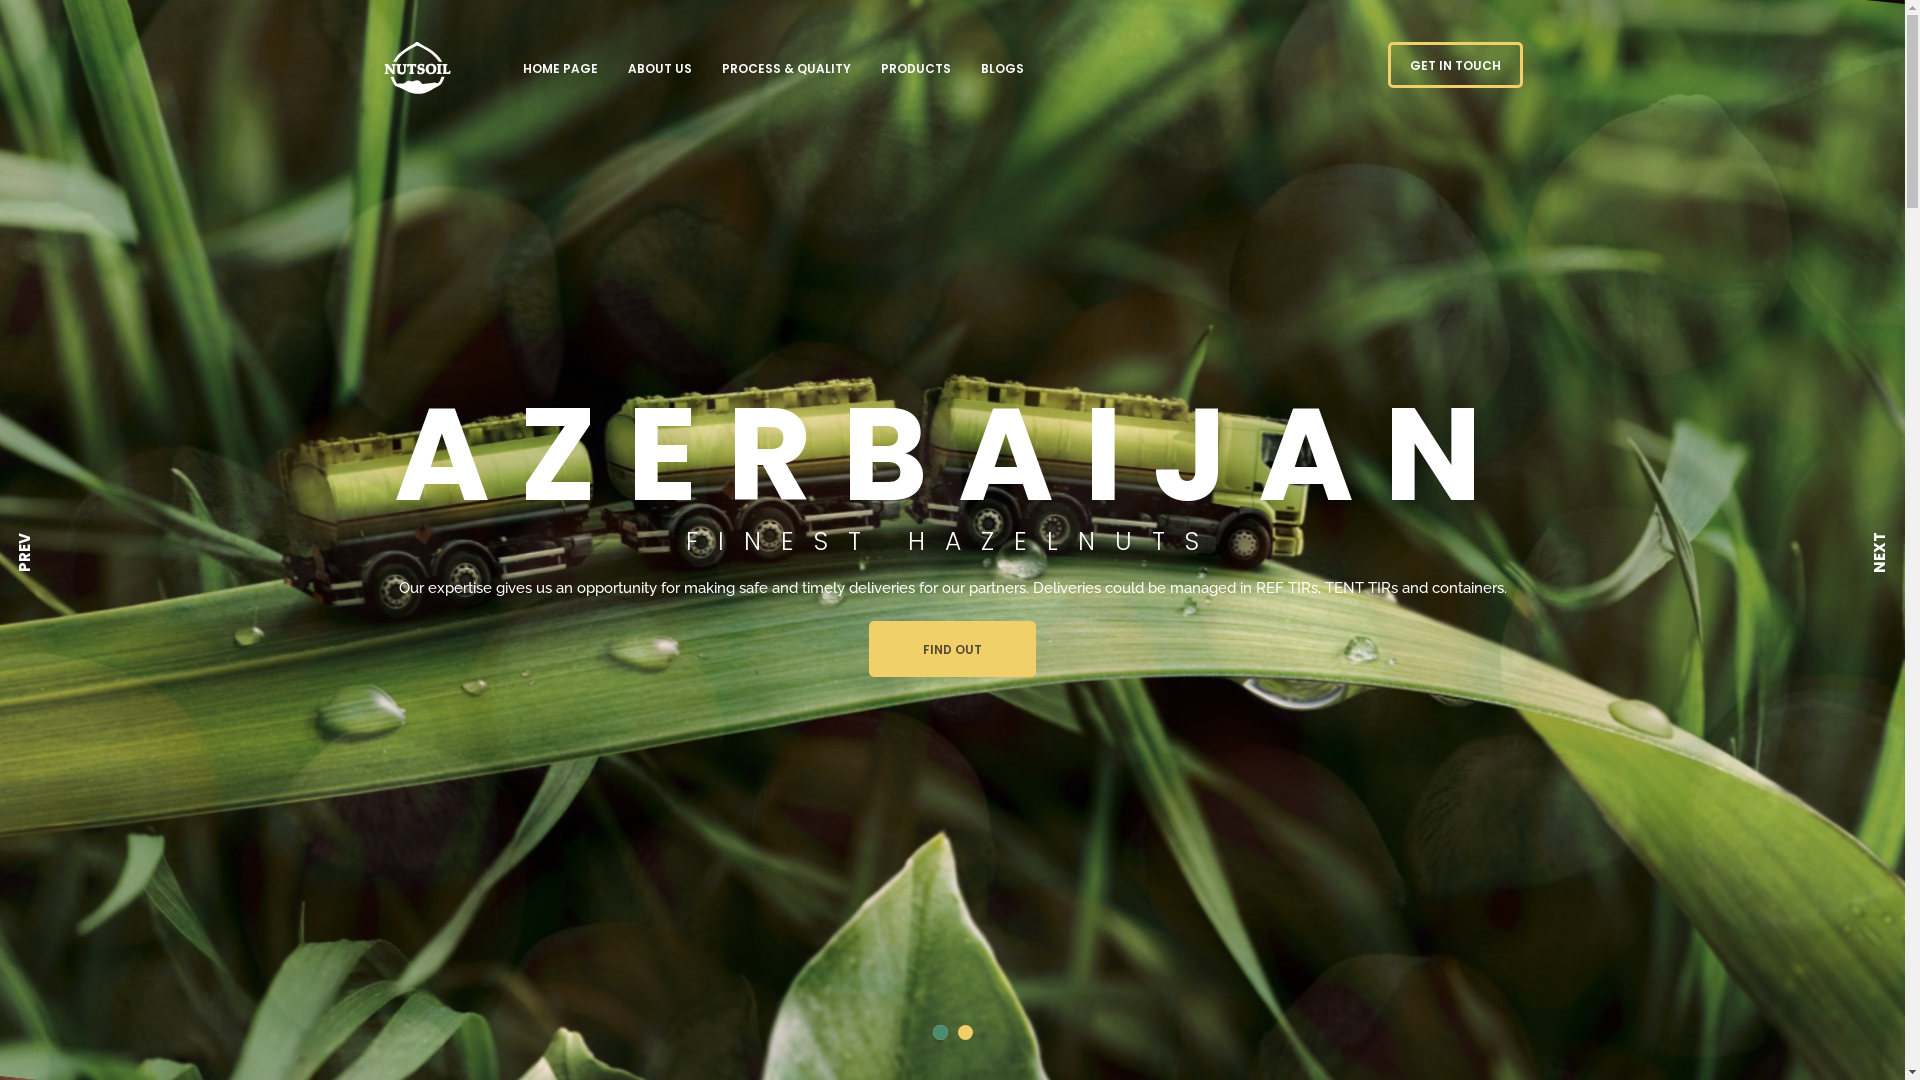  I want to click on 'GET IN TOUCH', so click(1455, 64).